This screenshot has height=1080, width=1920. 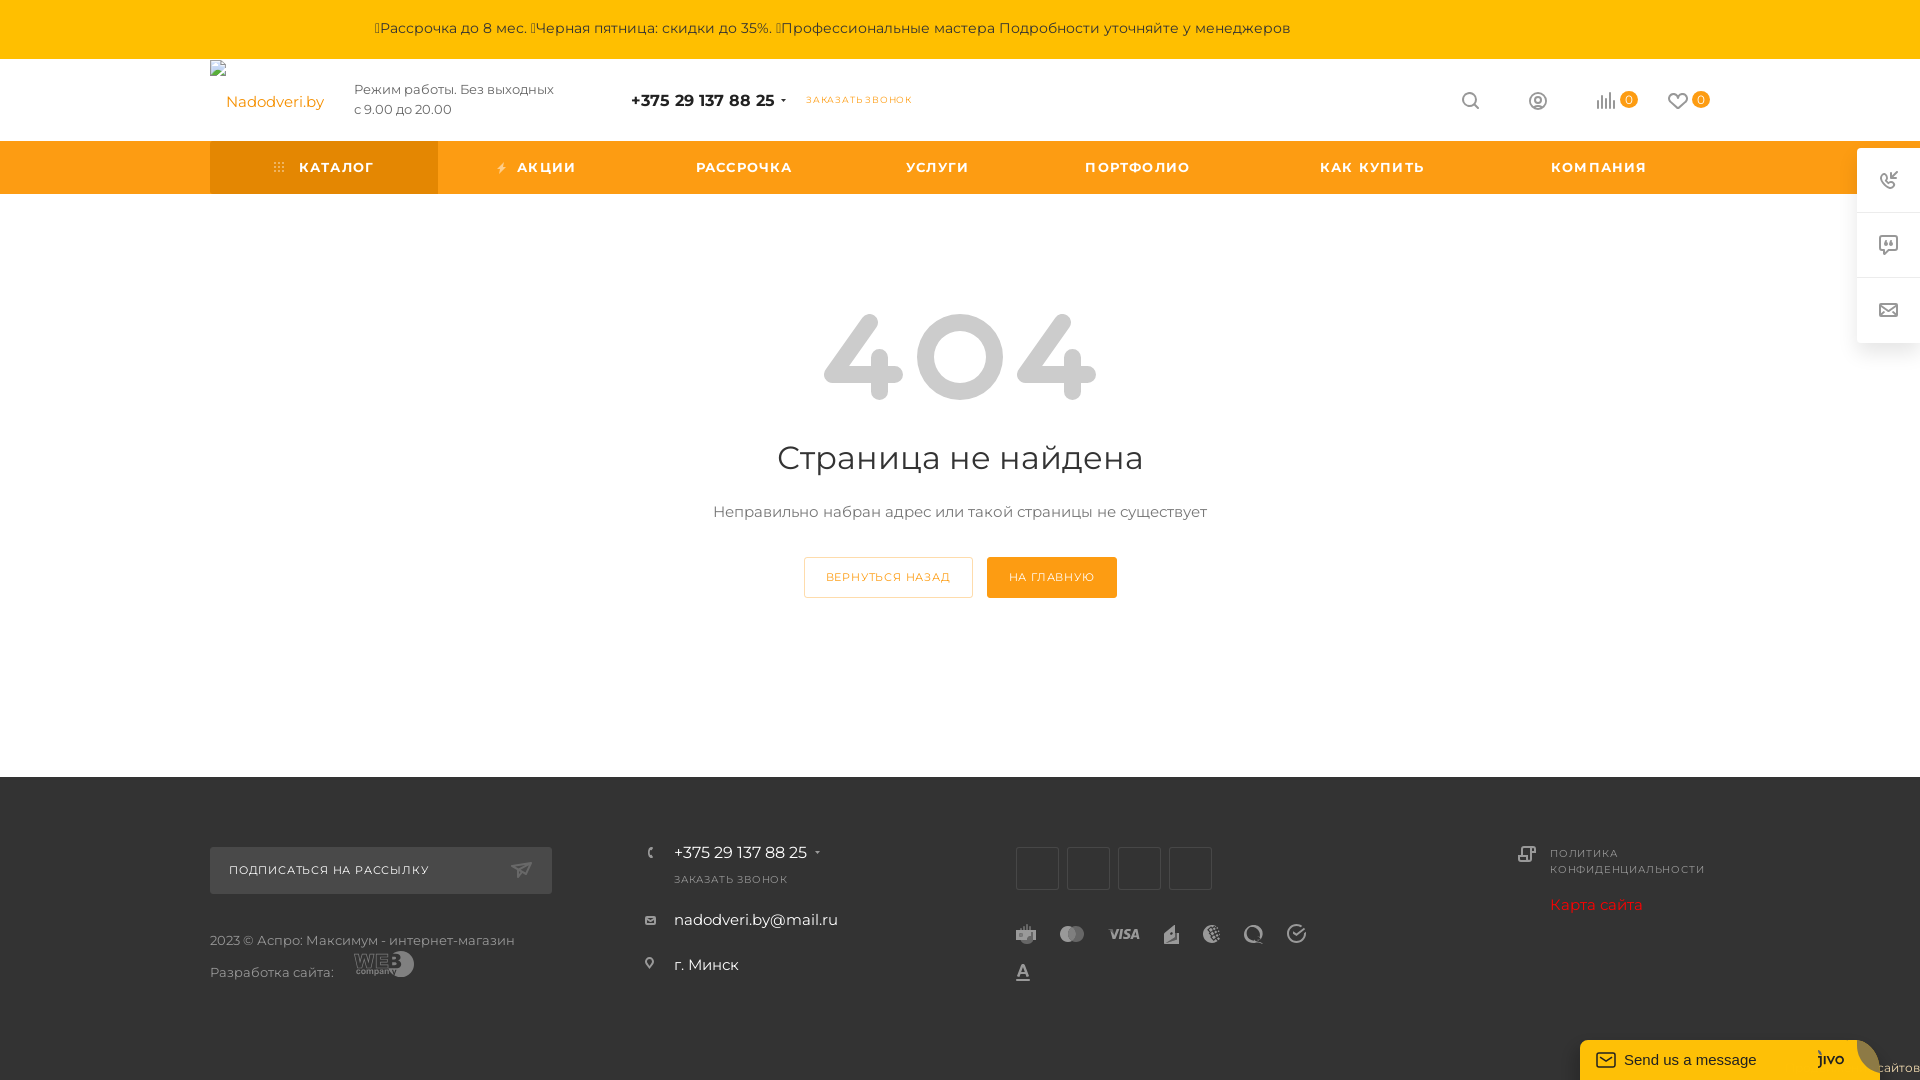 I want to click on 'nadodveri.by@mail.ru', so click(x=754, y=919).